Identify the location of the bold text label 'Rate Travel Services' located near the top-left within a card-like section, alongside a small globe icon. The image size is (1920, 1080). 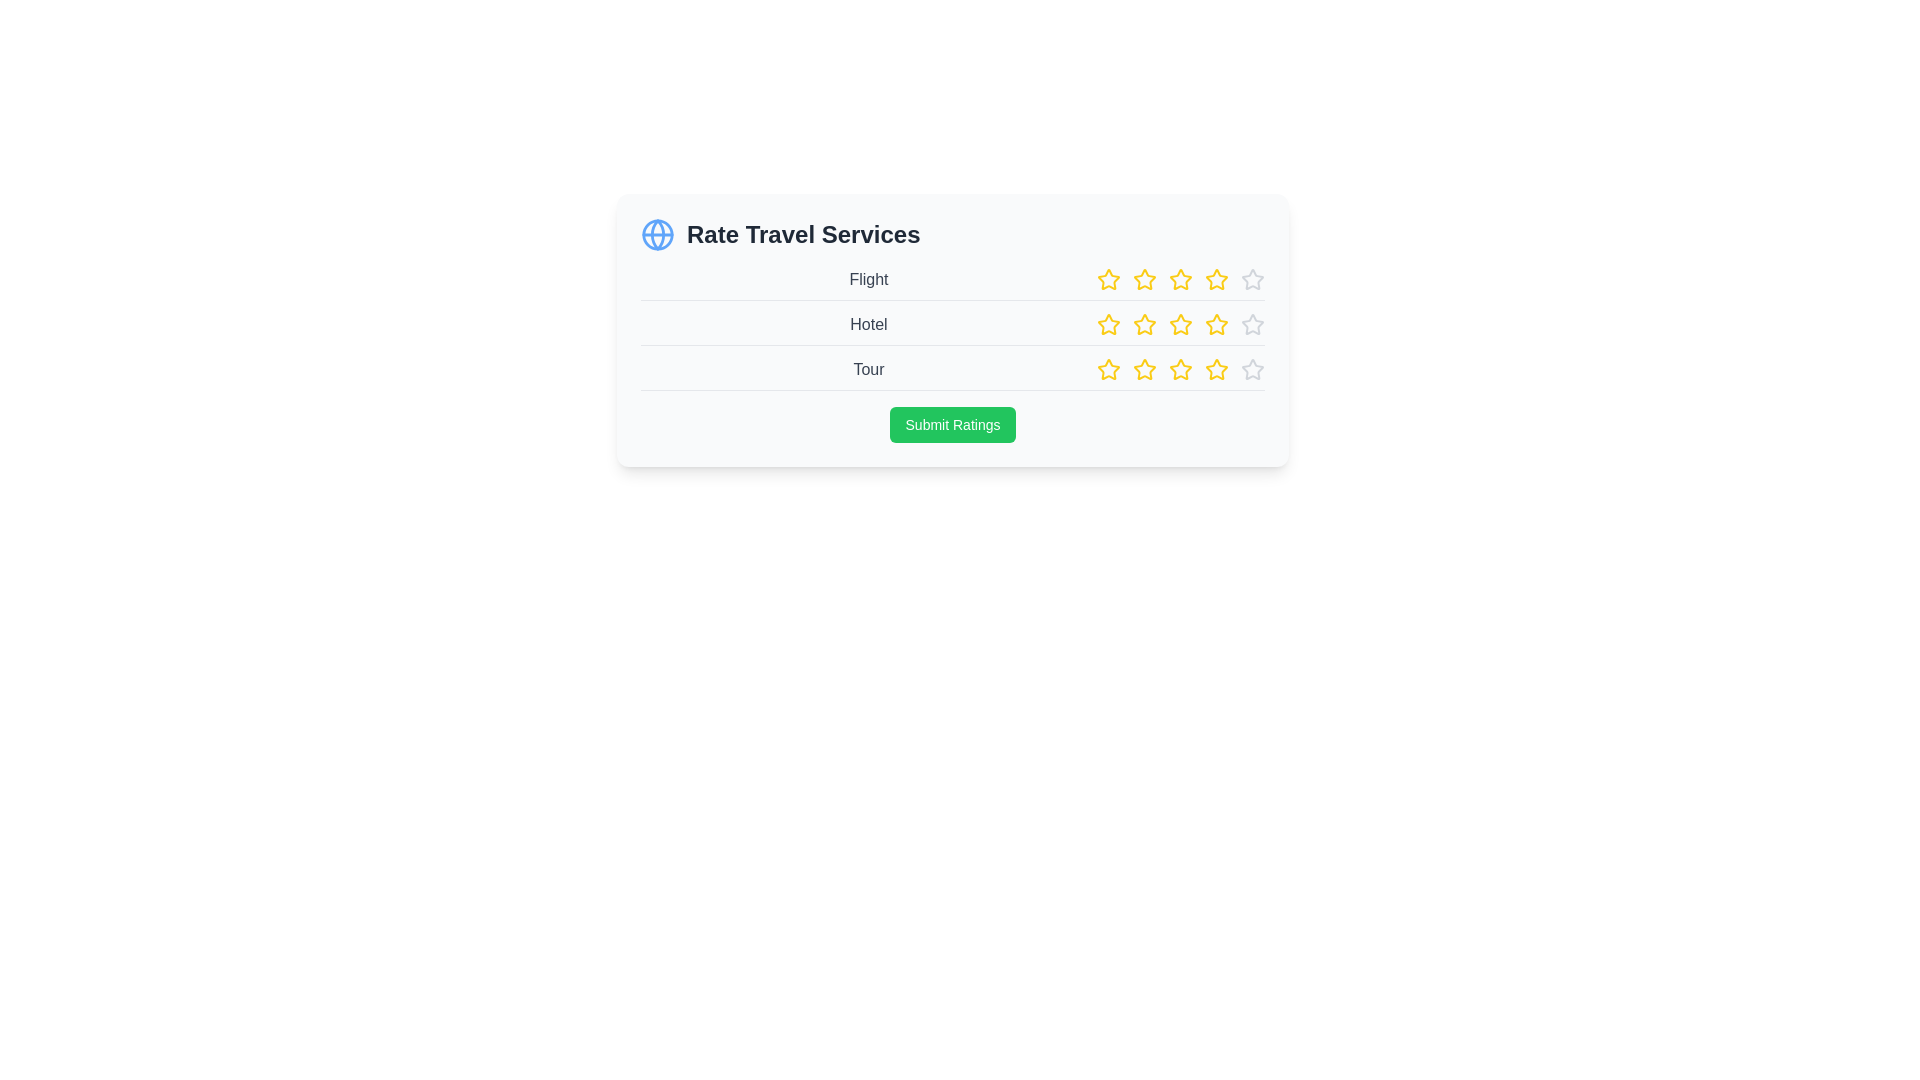
(803, 234).